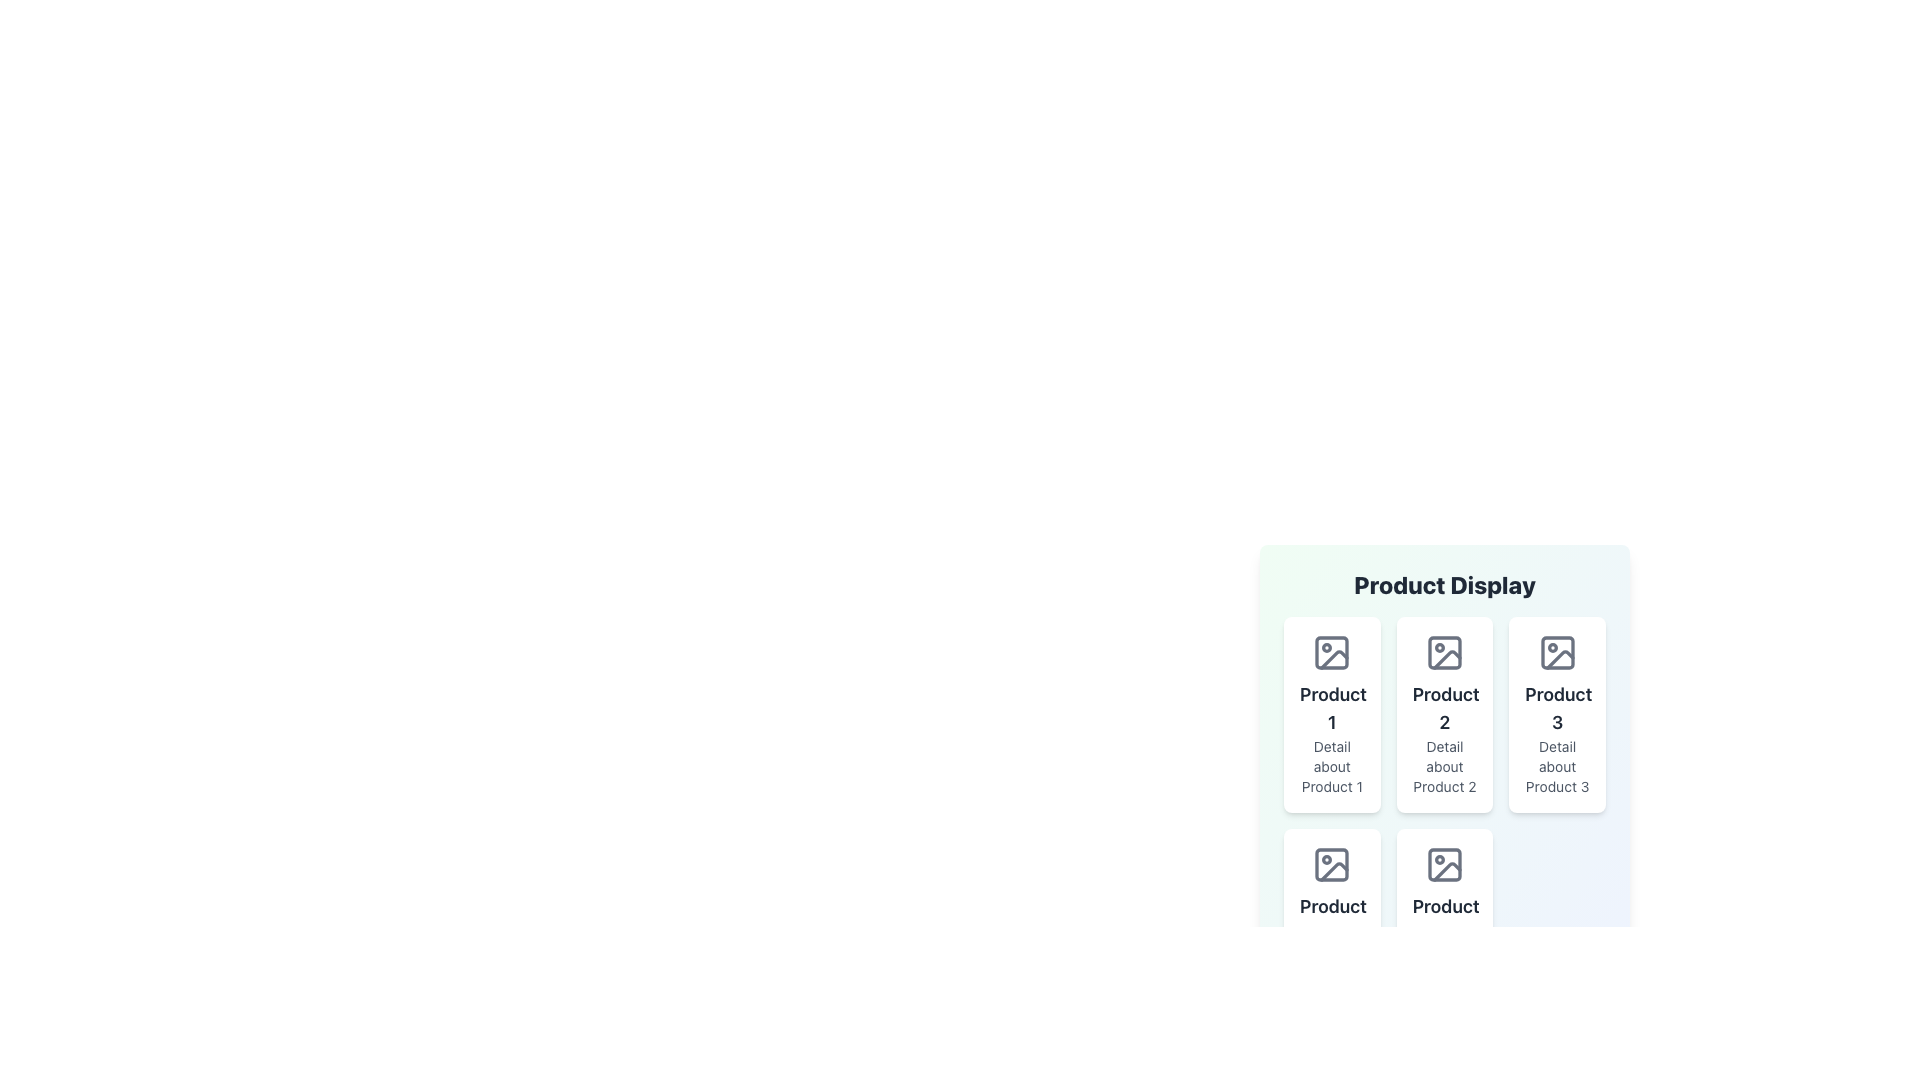 The image size is (1920, 1080). I want to click on the Text label that displays detailed information related to 'Product 1', located below the product name and icon, so click(1332, 766).